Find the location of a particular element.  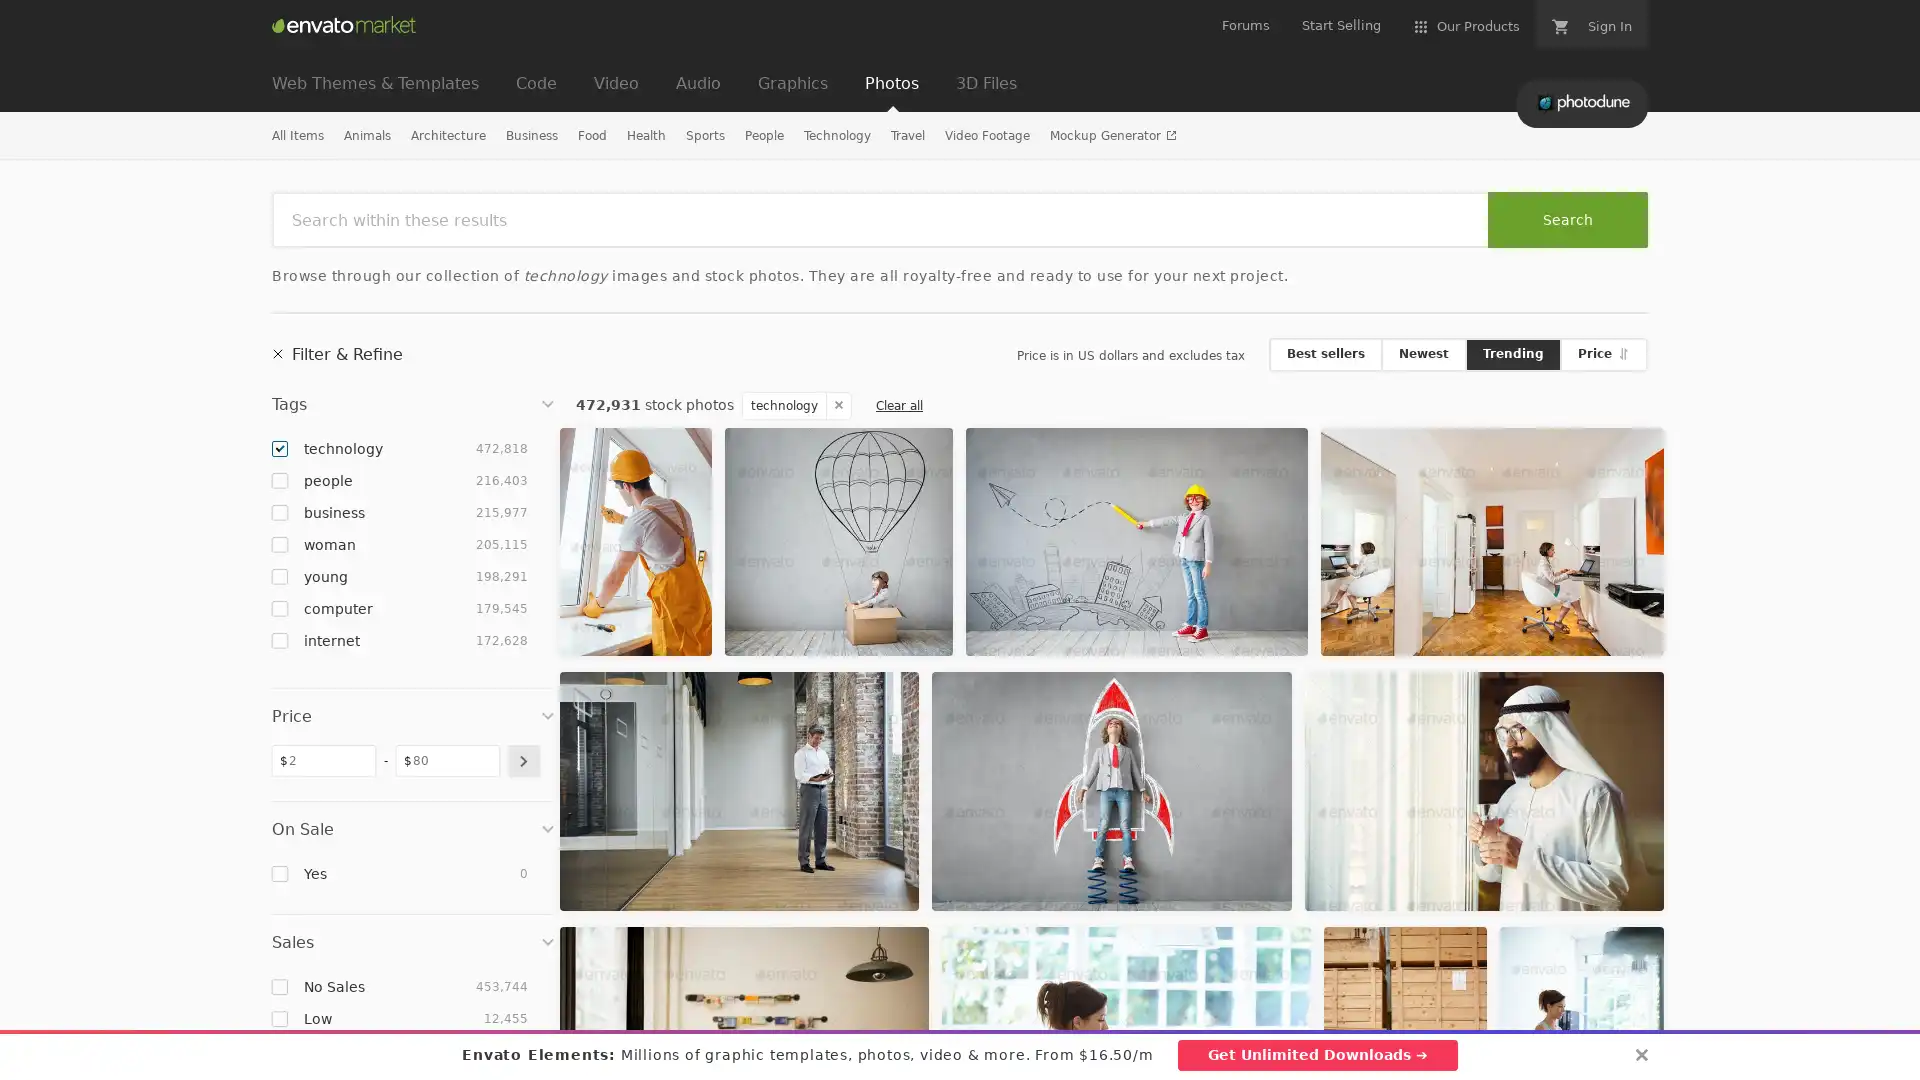

Add to Favorites is located at coordinates (901, 951).